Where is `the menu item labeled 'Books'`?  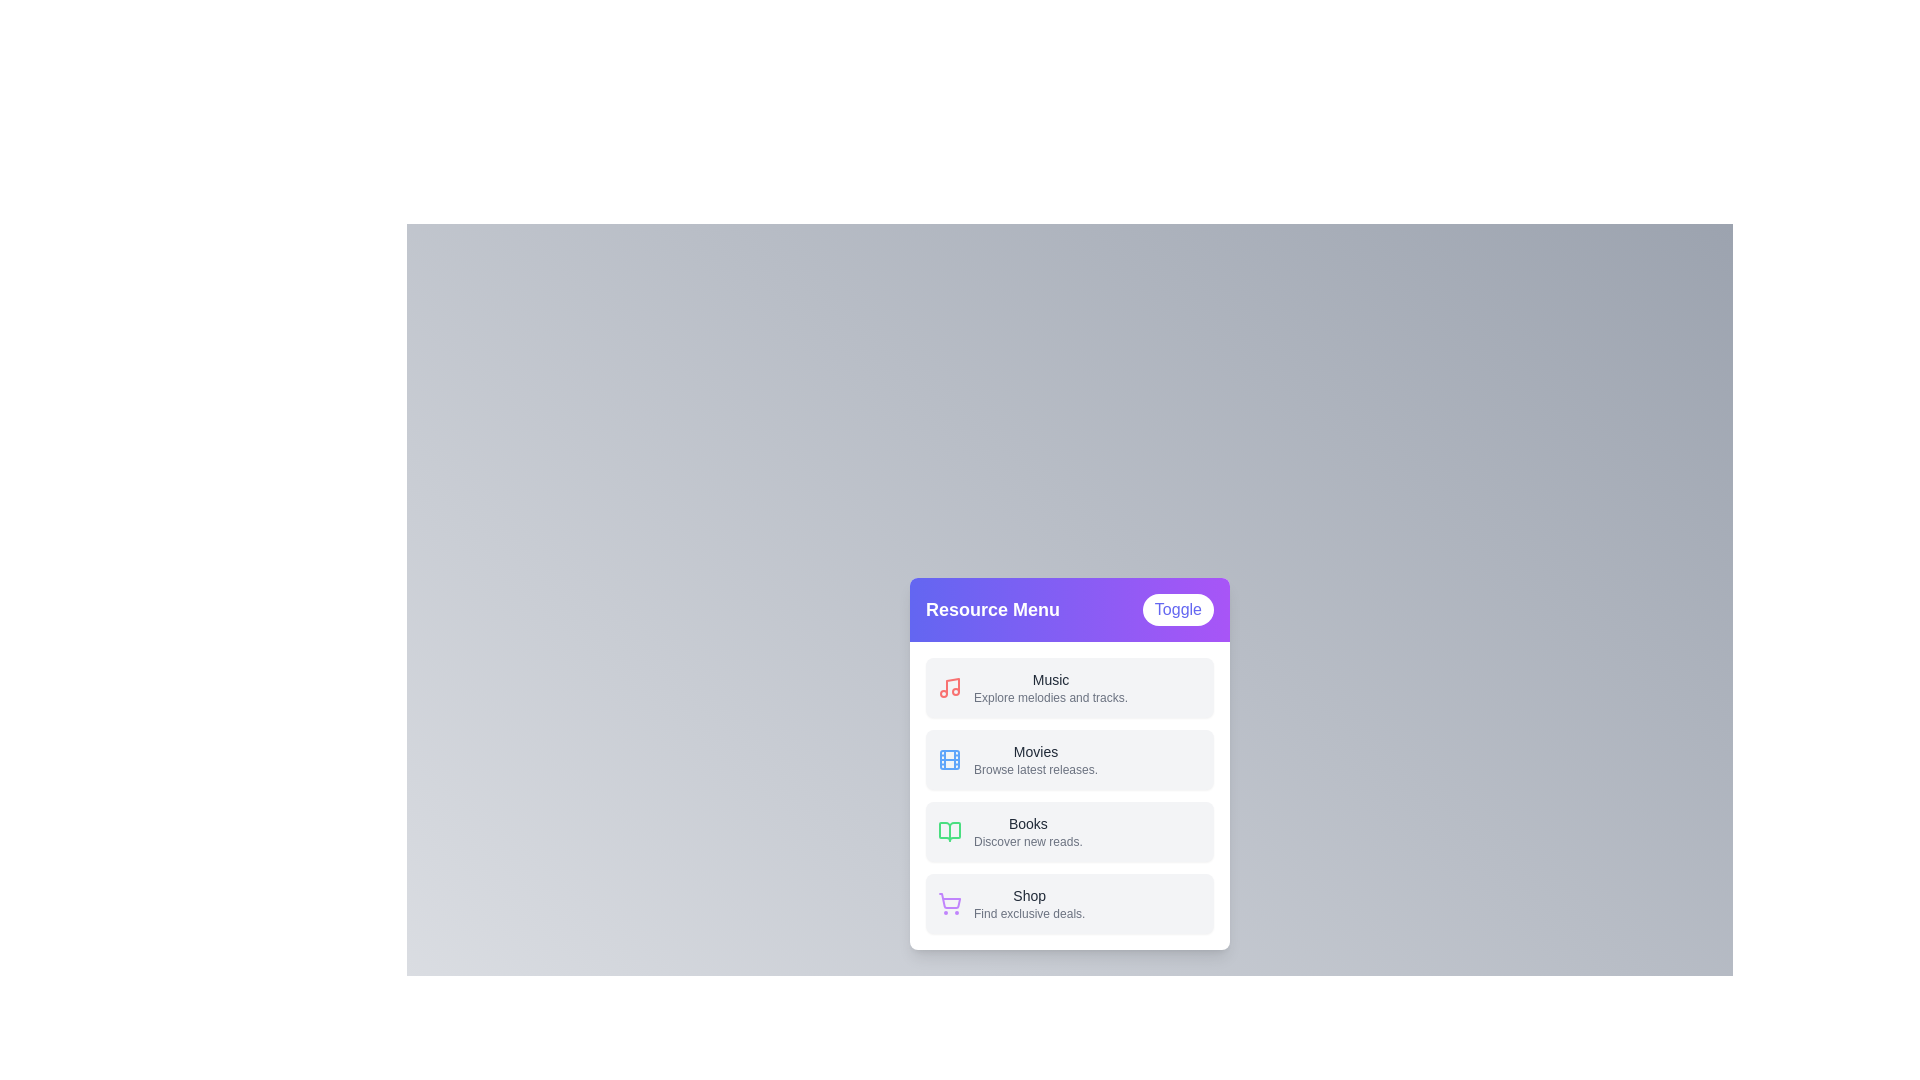
the menu item labeled 'Books' is located at coordinates (1069, 832).